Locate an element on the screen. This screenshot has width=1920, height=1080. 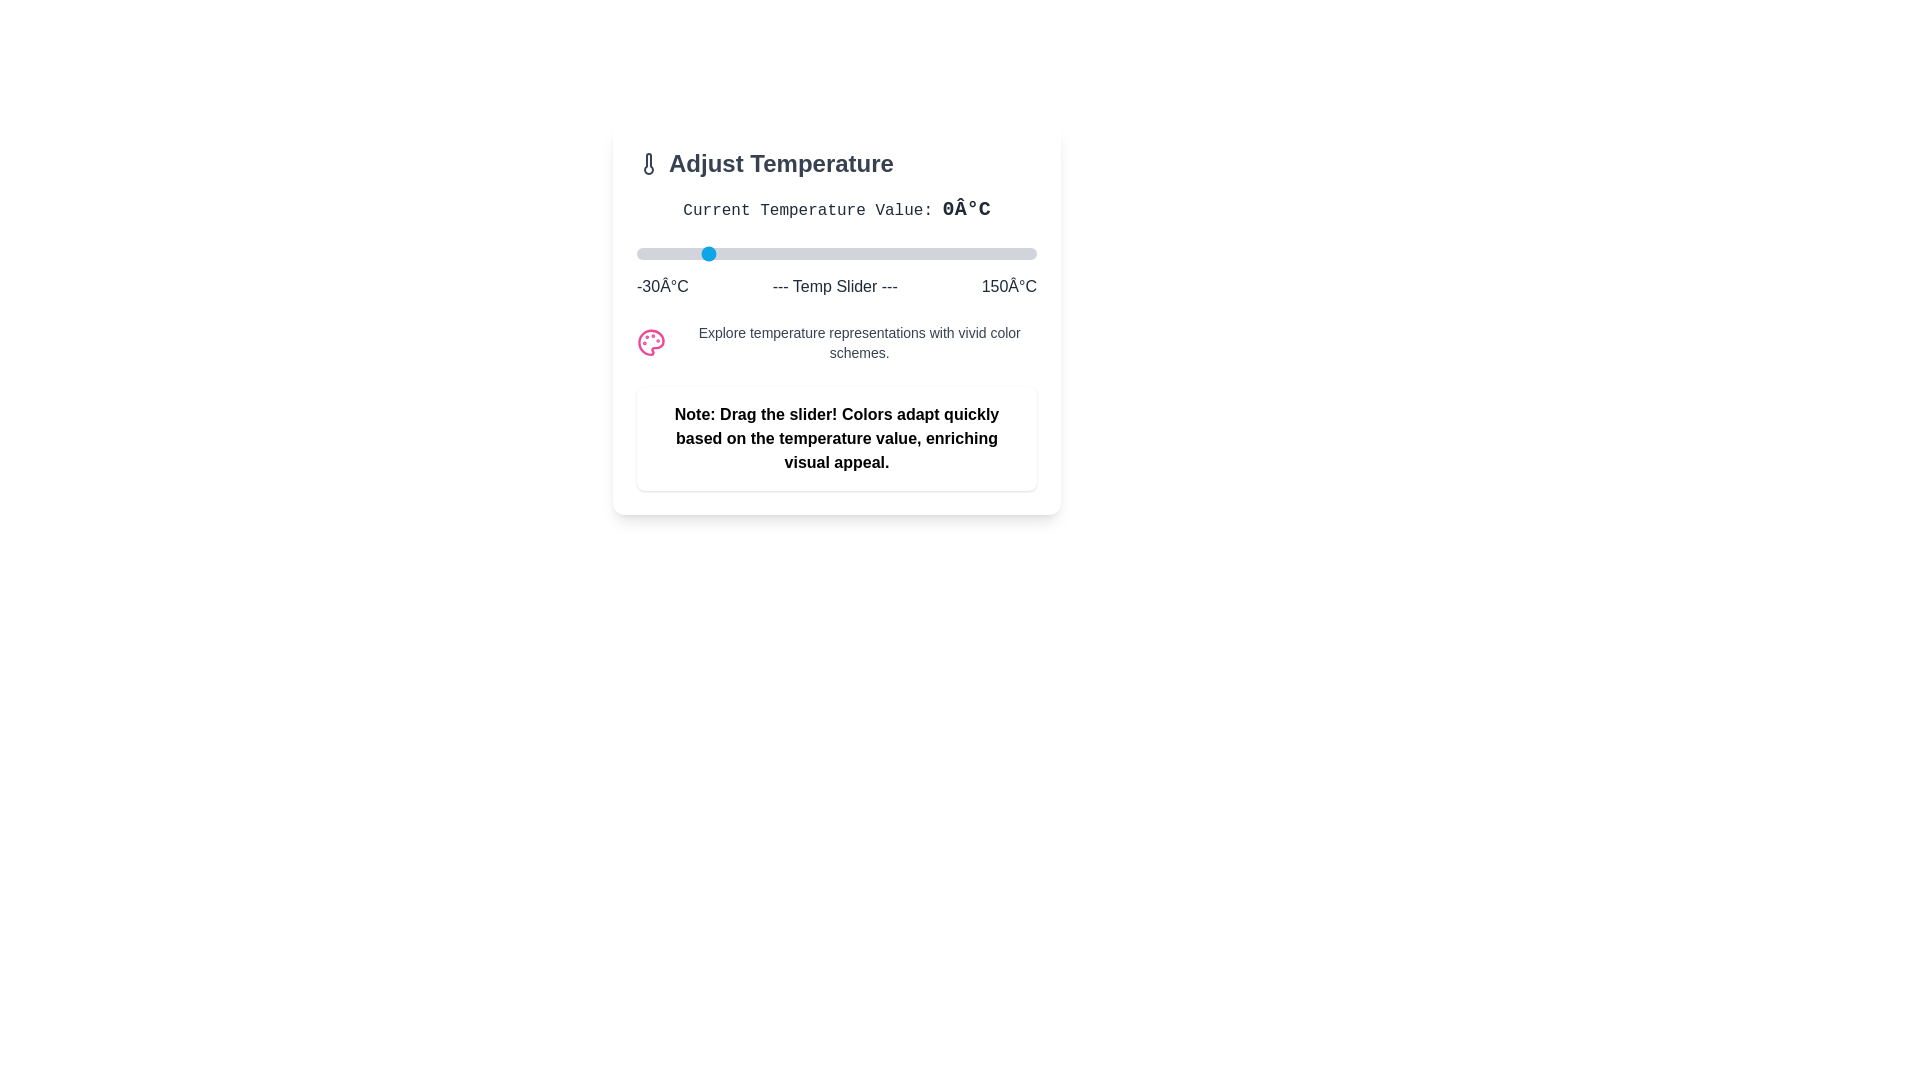
the temperature slider to set the temperature to 77°C is located at coordinates (874, 253).